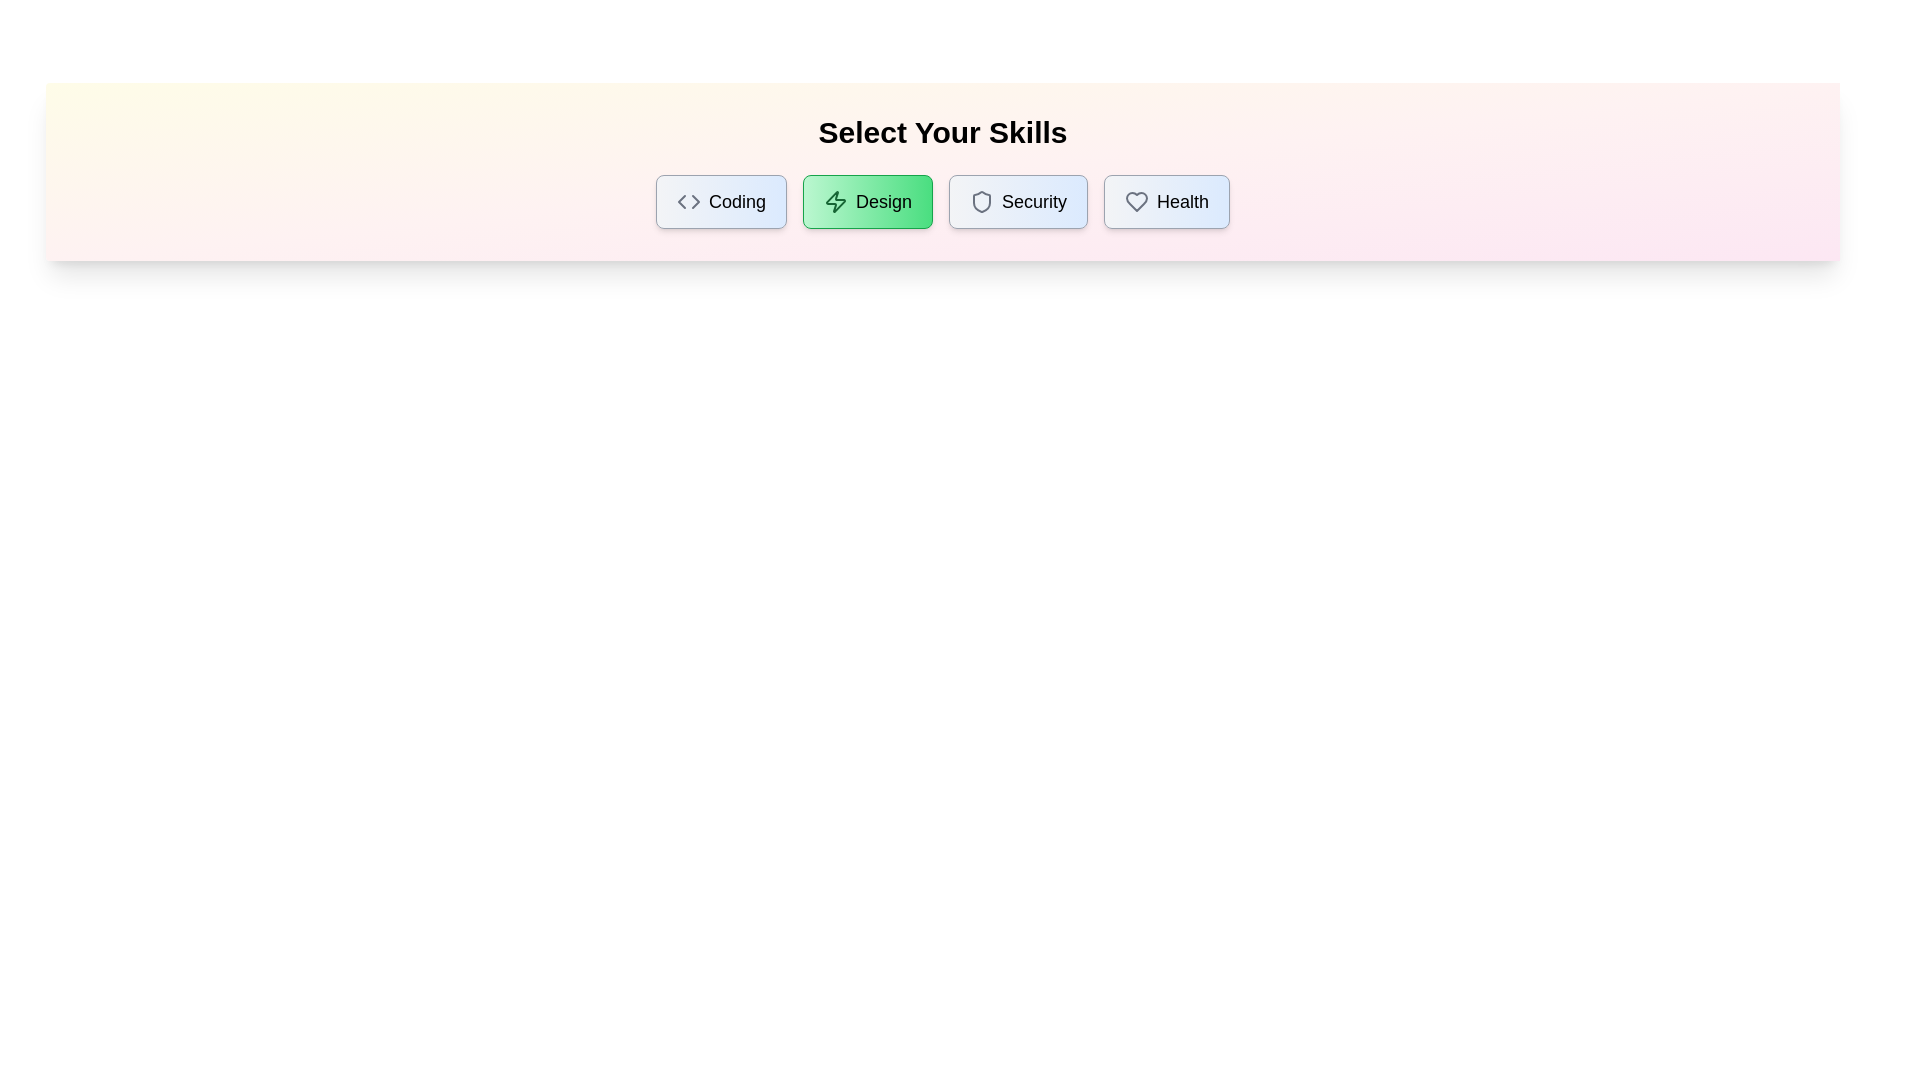  I want to click on the skill Coding by clicking on its button, so click(720, 201).